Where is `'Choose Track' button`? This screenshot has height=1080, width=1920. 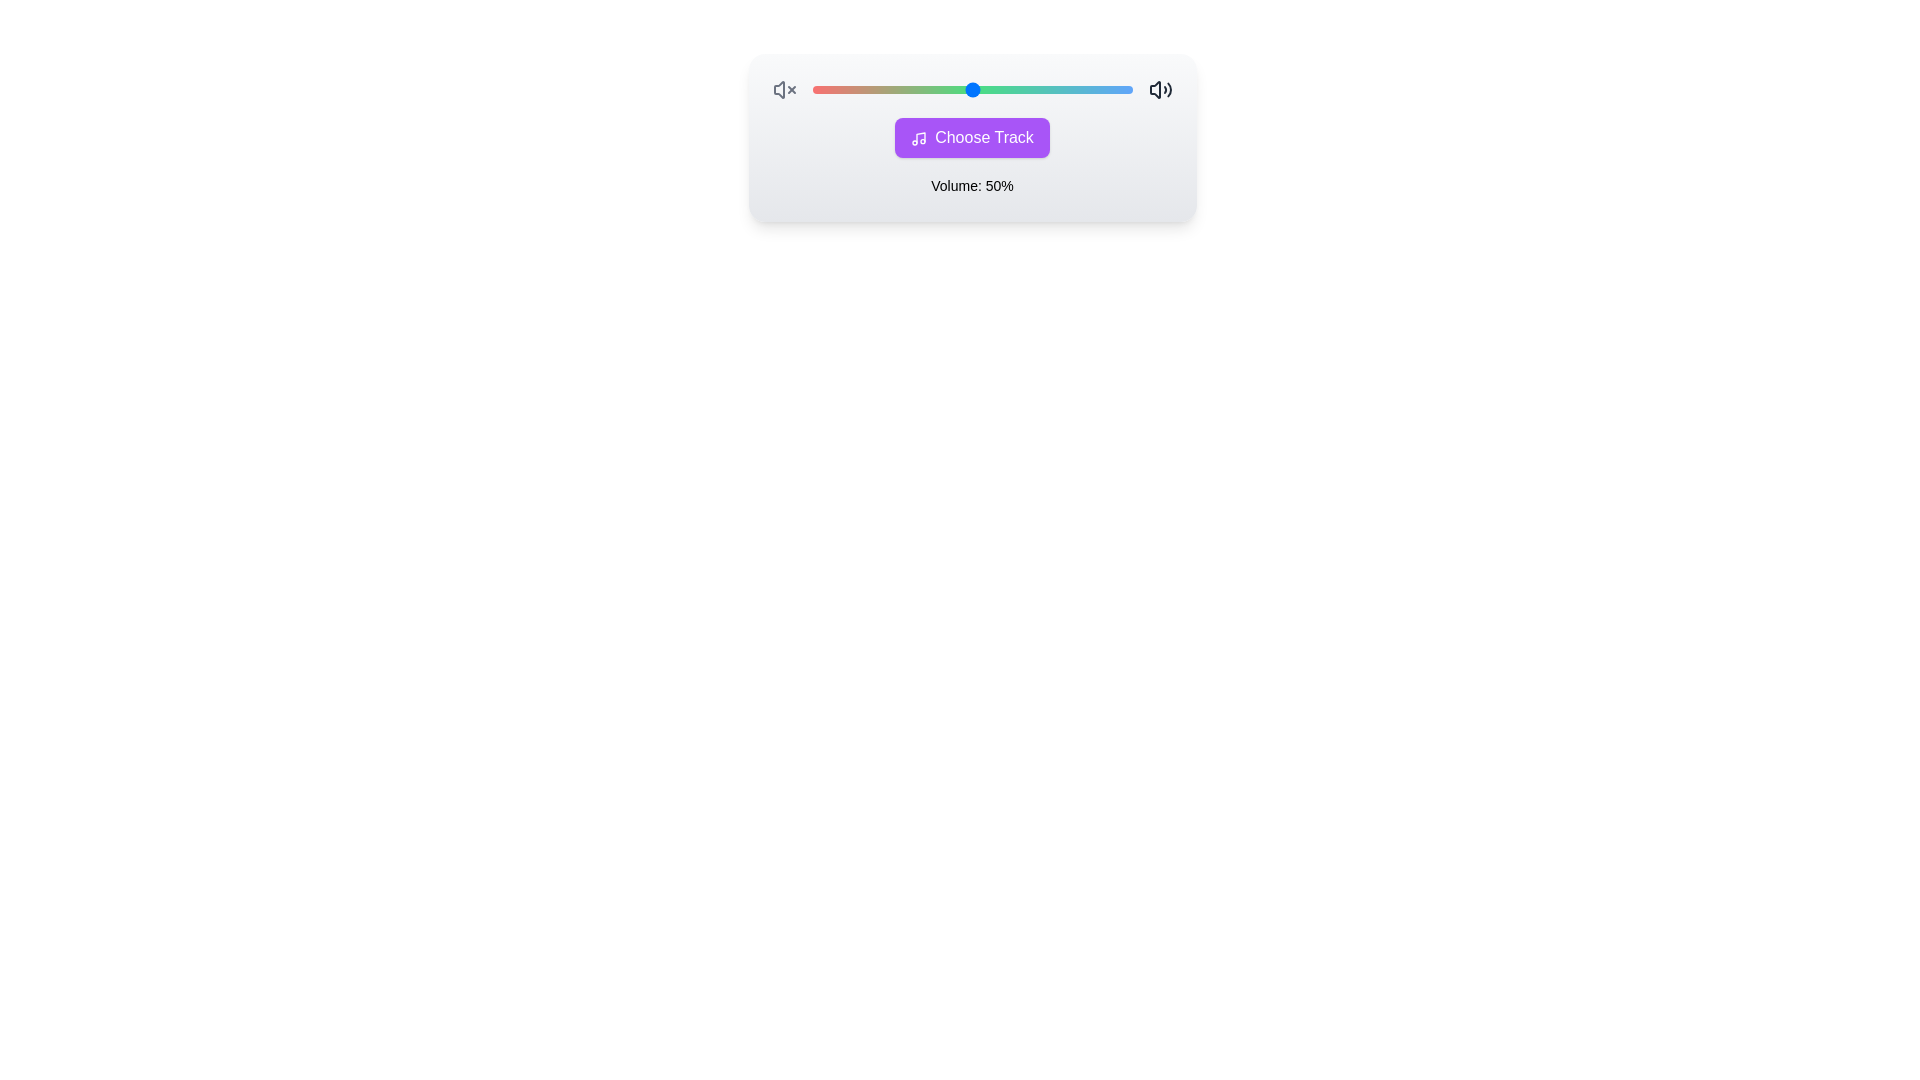 'Choose Track' button is located at coordinates (972, 137).